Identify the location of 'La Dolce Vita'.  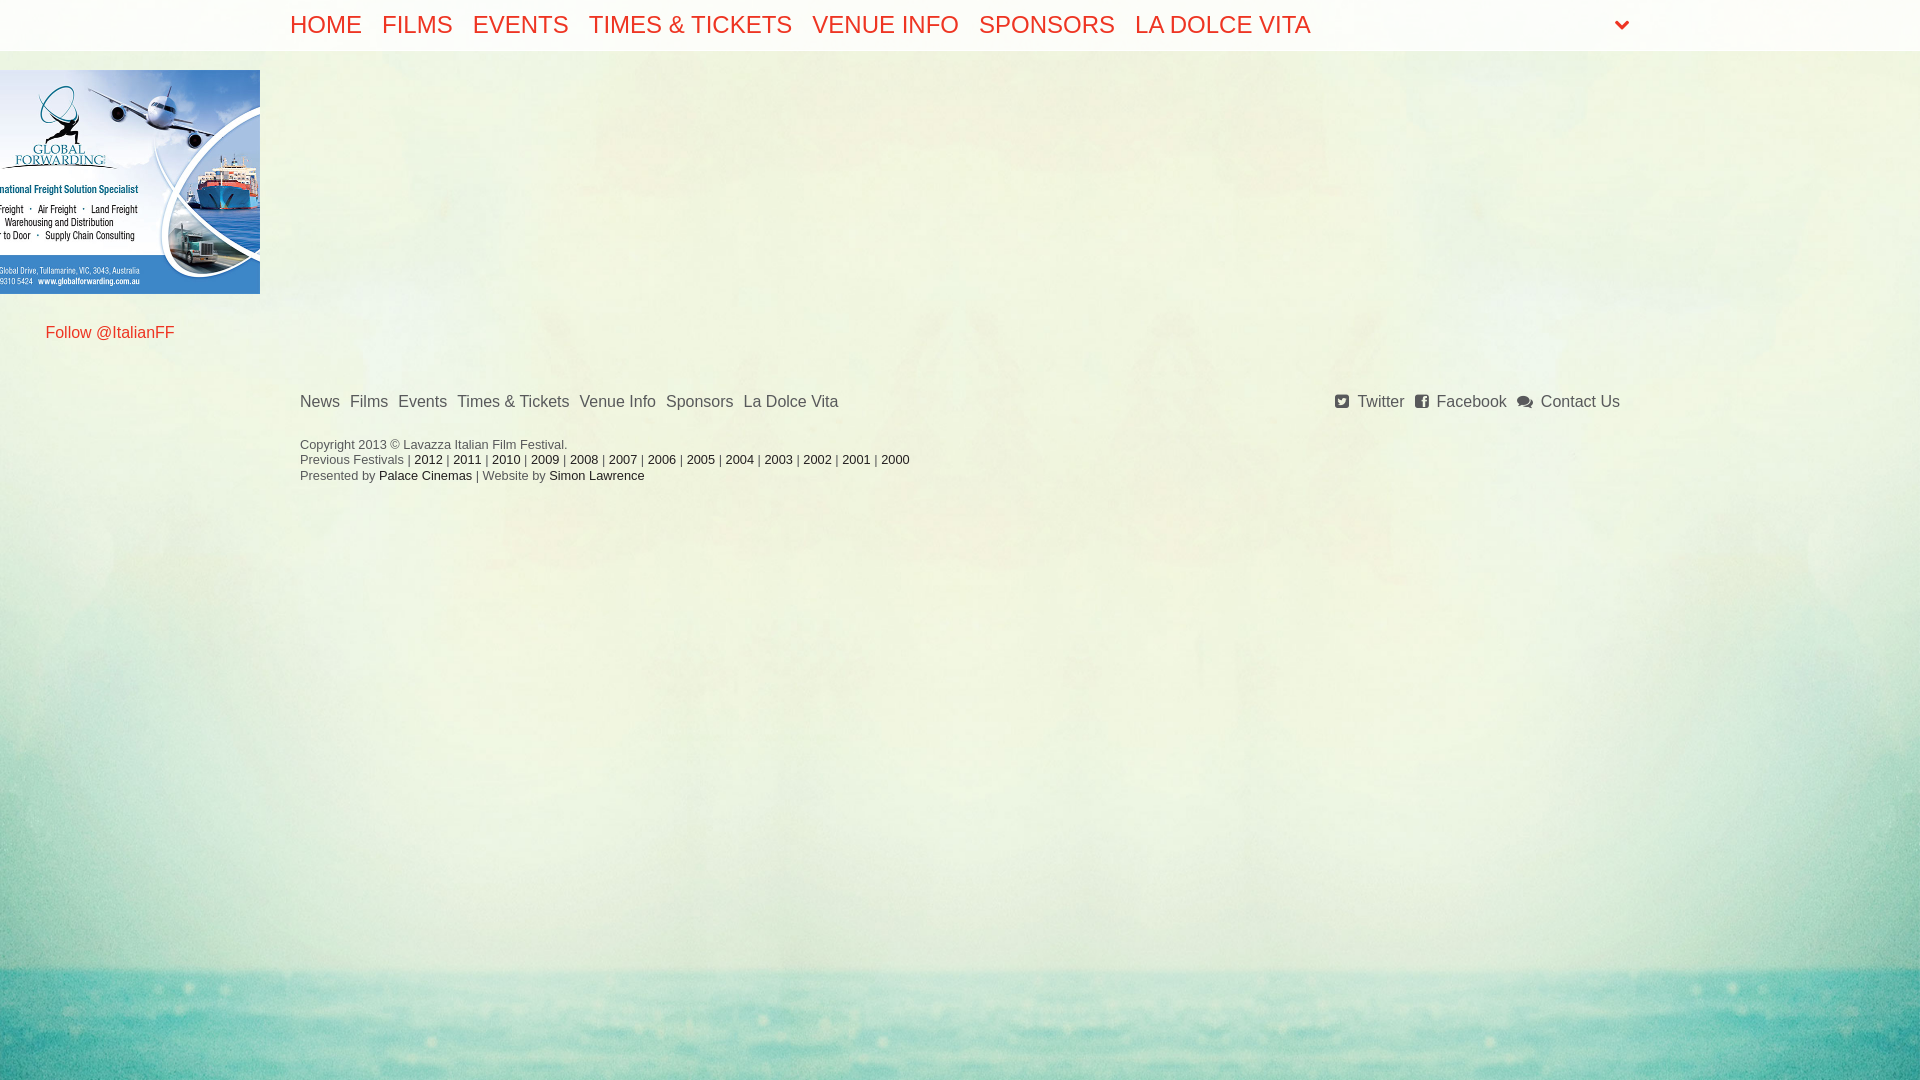
(790, 402).